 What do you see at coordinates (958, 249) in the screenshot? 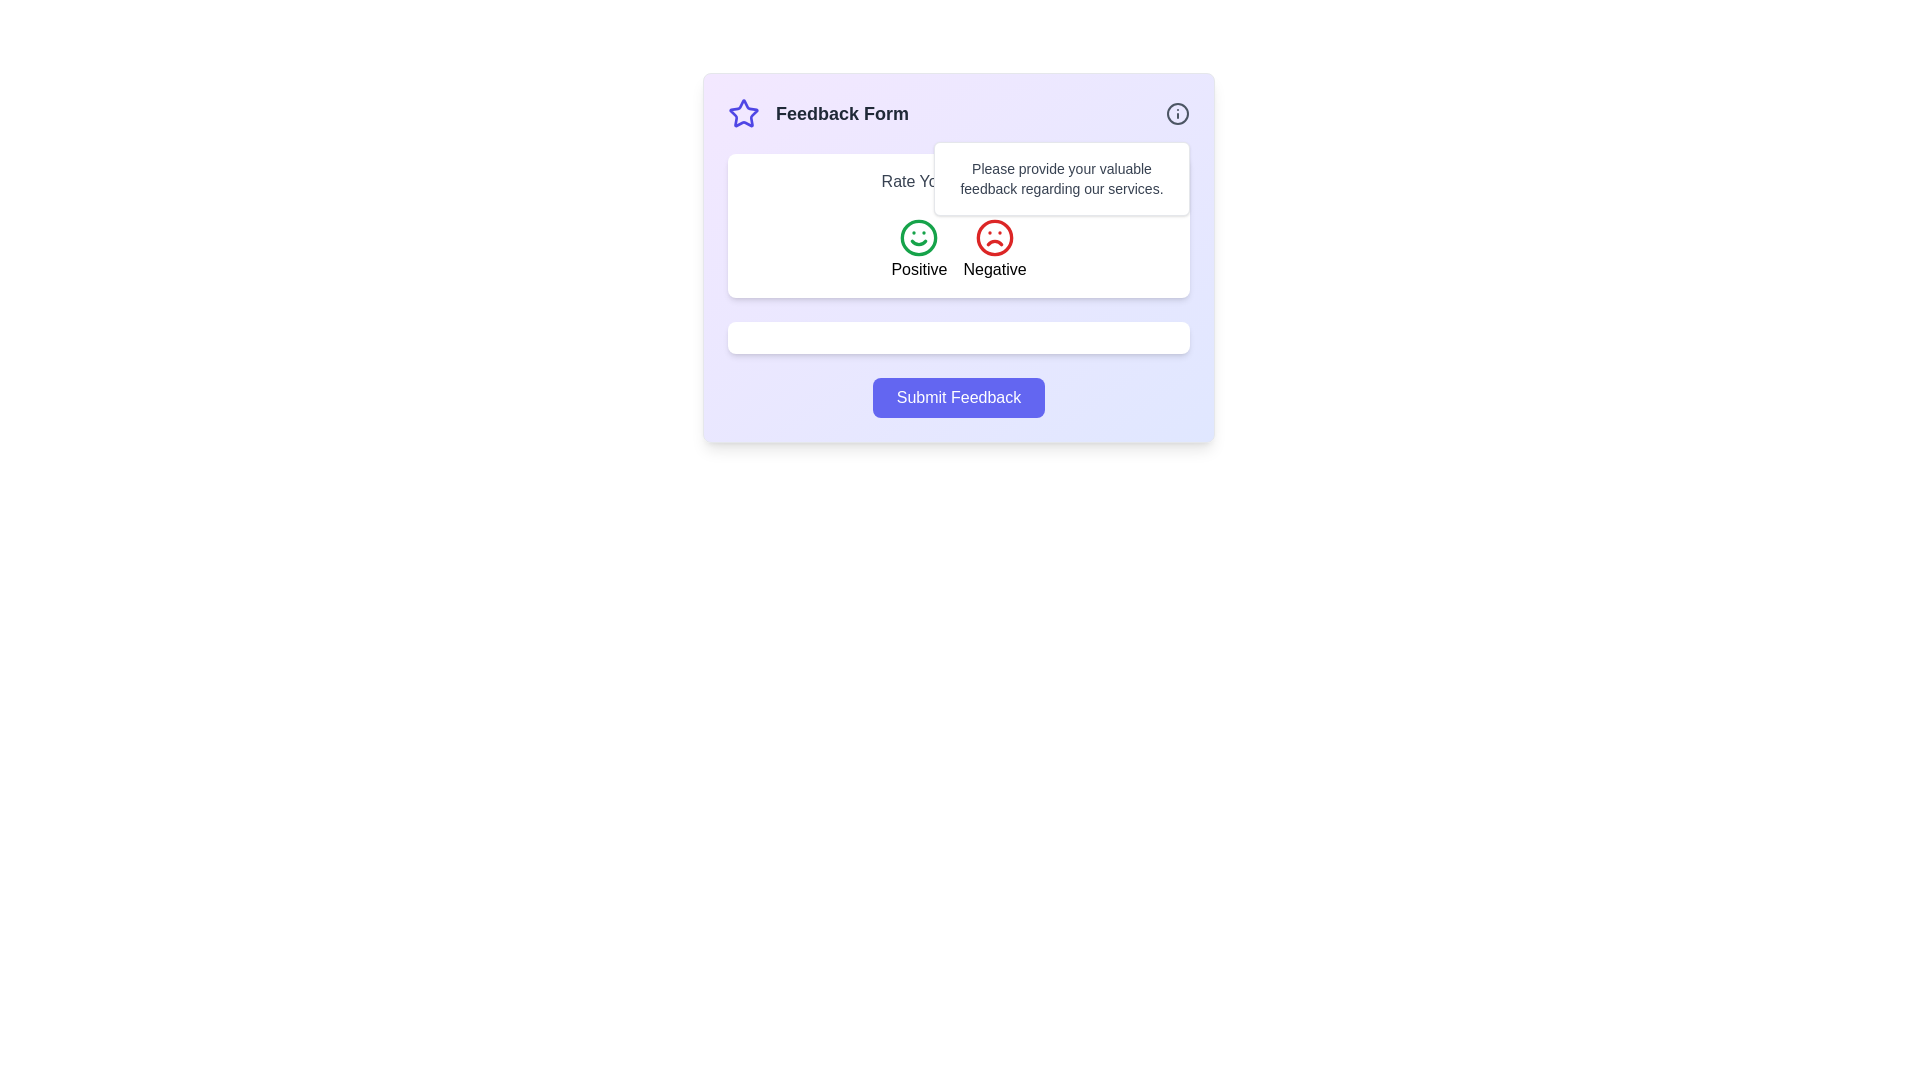
I see `the 'Positive' section of the Interactive rating component, which allows users to rate their experience as Positive or Negative` at bounding box center [958, 249].